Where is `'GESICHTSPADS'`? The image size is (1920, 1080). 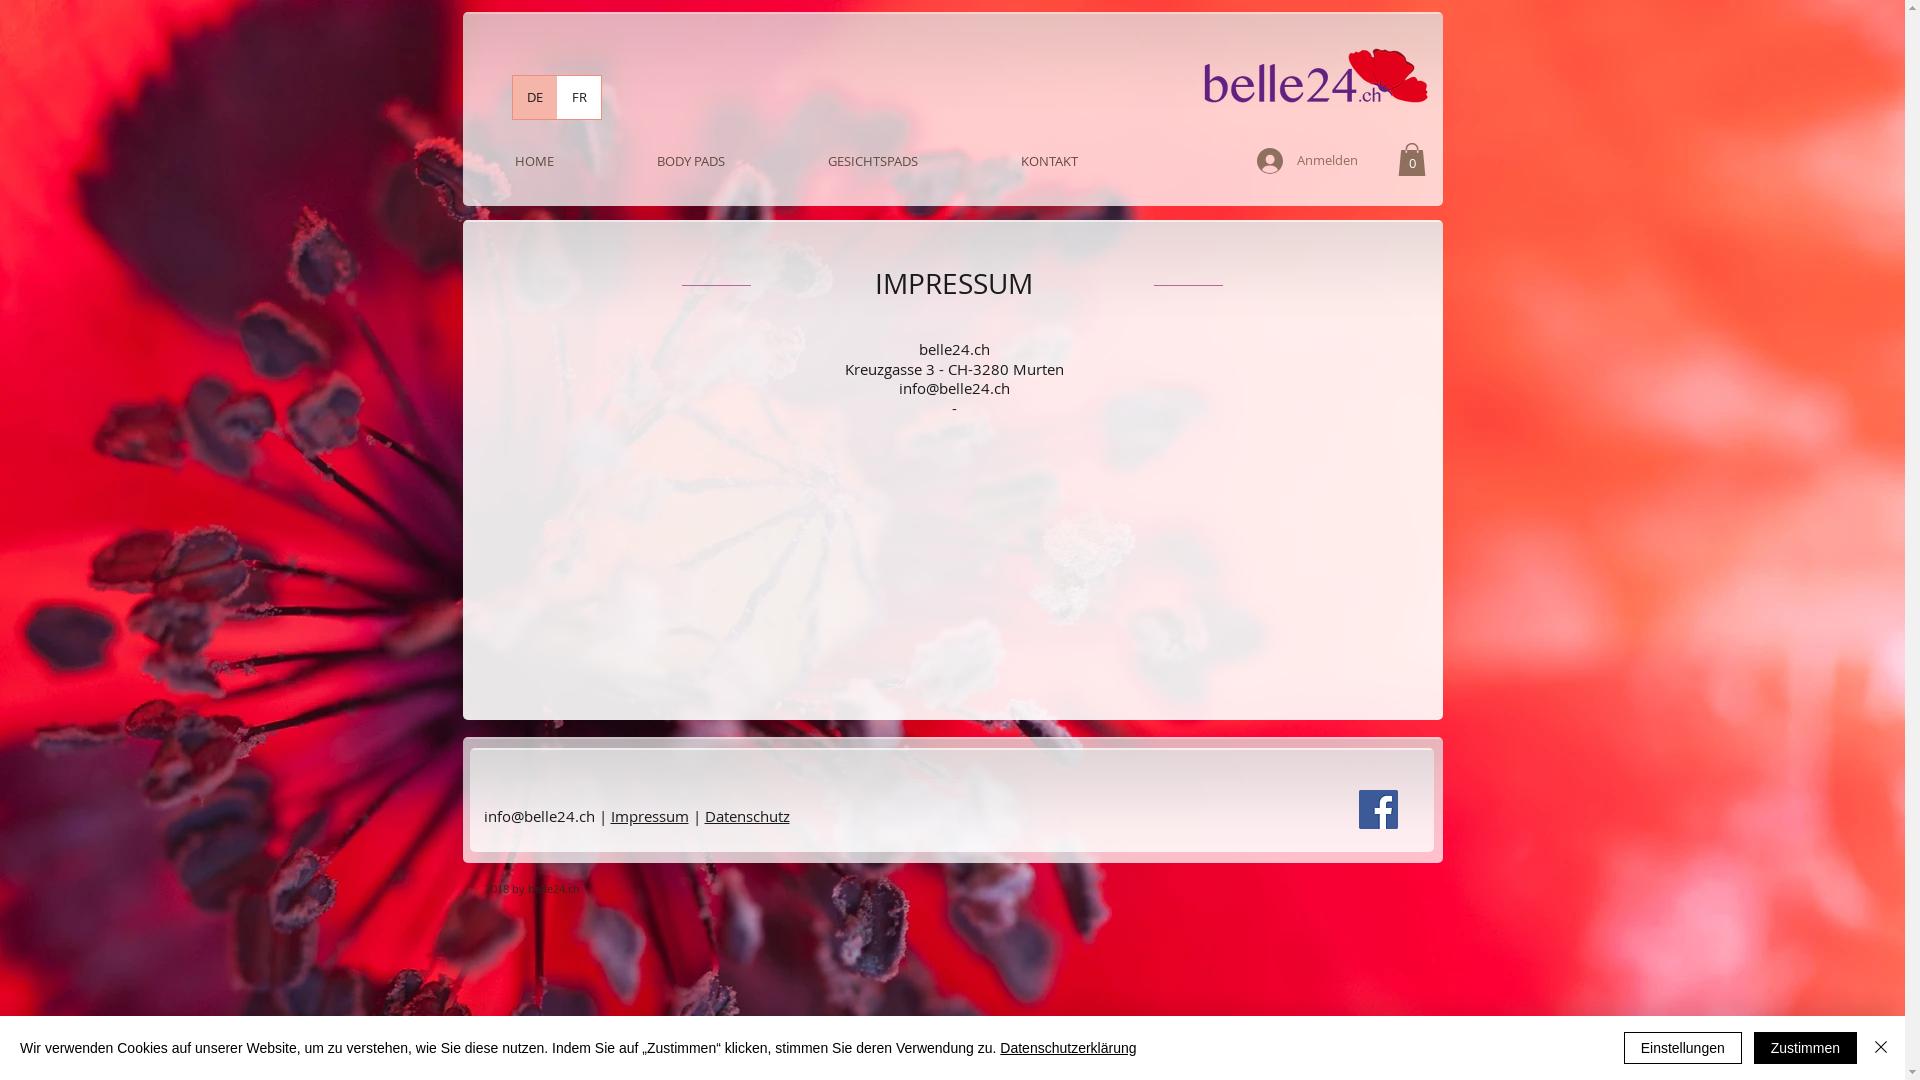 'GESICHTSPADS' is located at coordinates (872, 160).